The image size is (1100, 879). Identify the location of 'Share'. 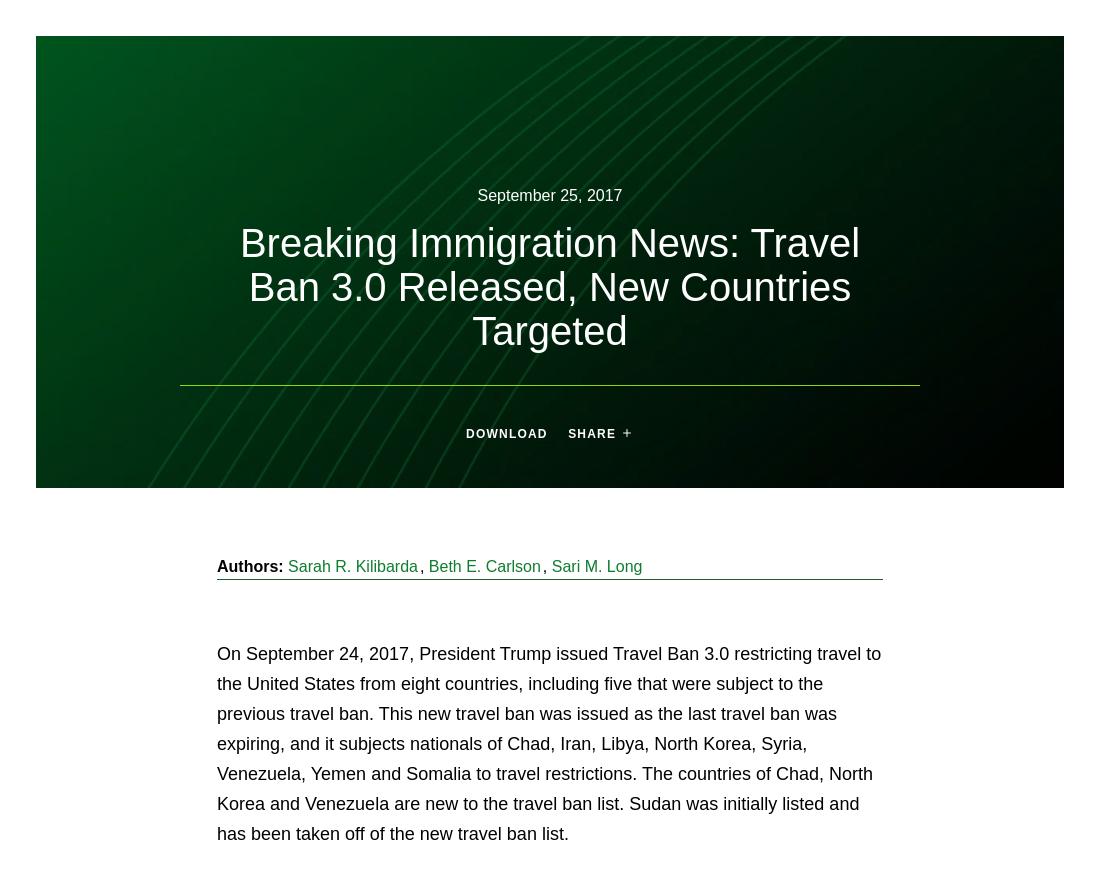
(567, 431).